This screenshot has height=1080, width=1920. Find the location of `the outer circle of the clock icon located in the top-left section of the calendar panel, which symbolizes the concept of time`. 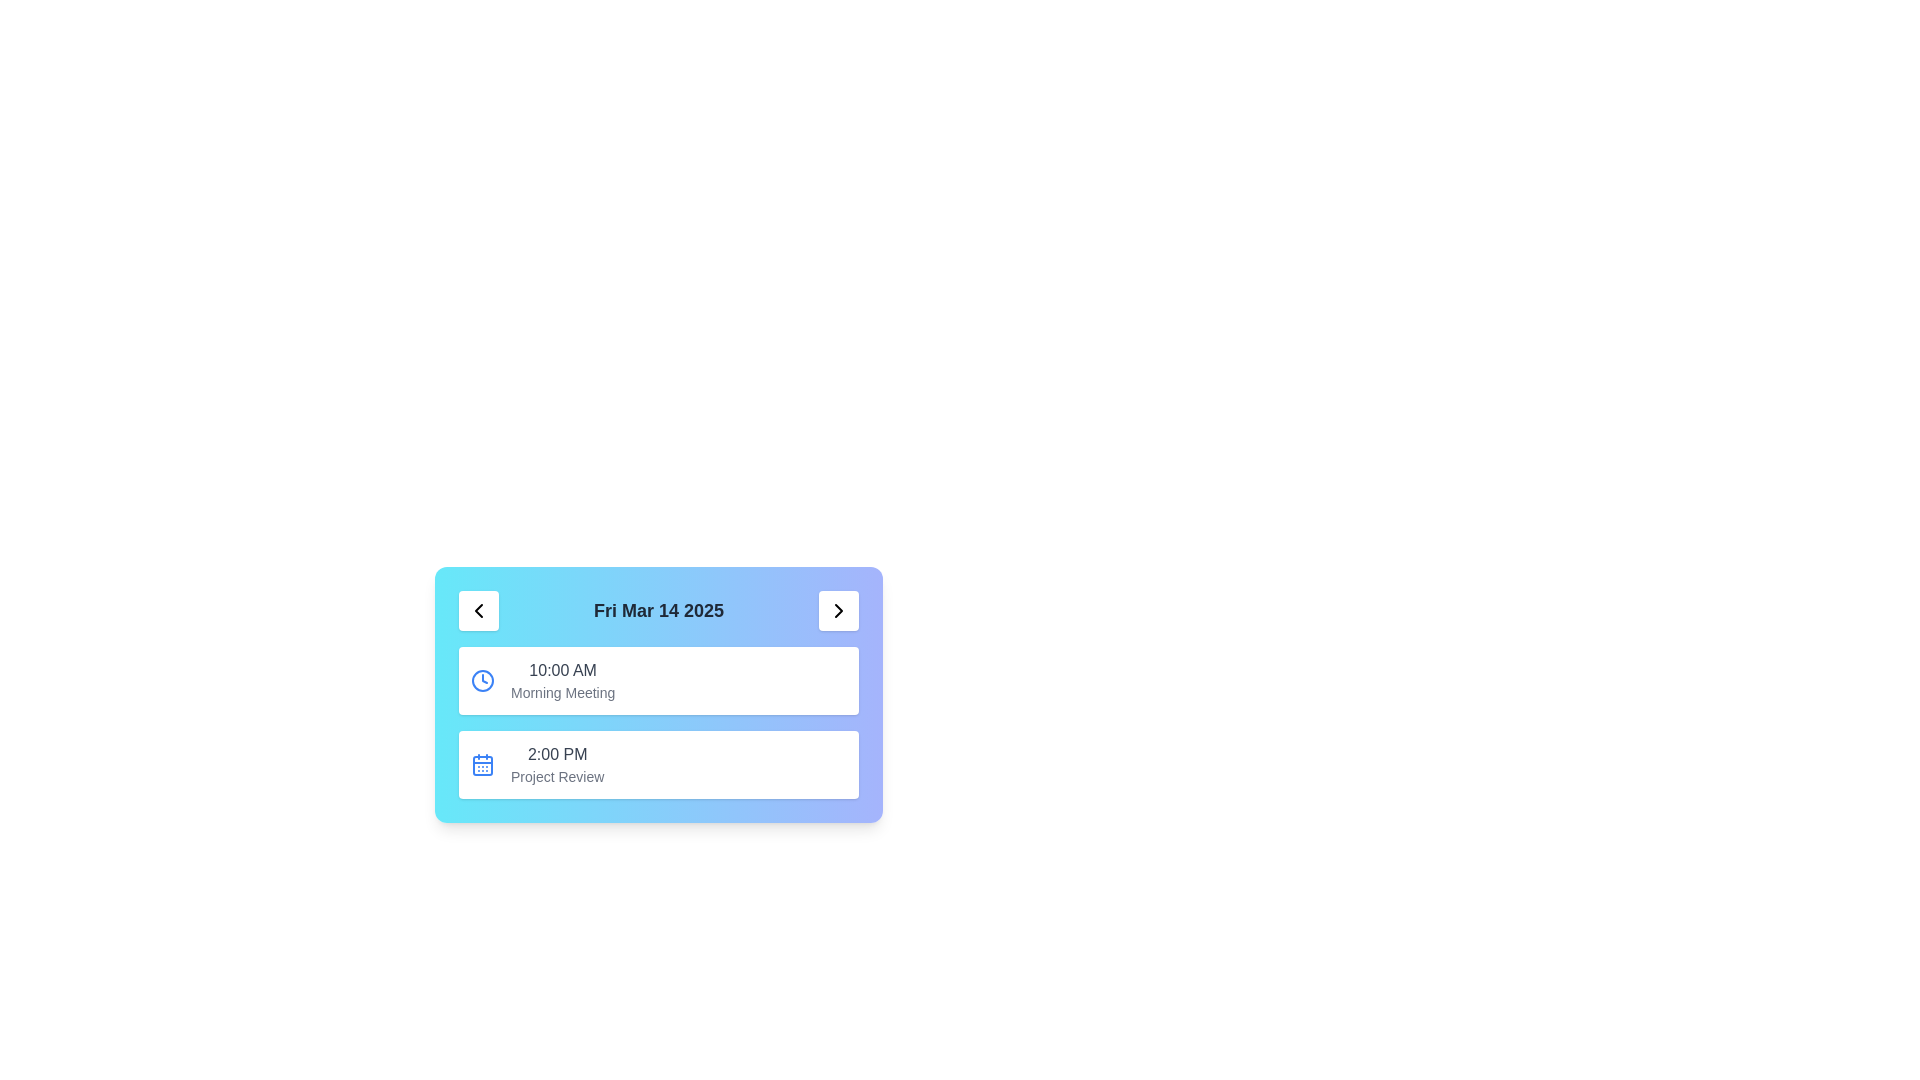

the outer circle of the clock icon located in the top-left section of the calendar panel, which symbolizes the concept of time is located at coordinates (483, 680).